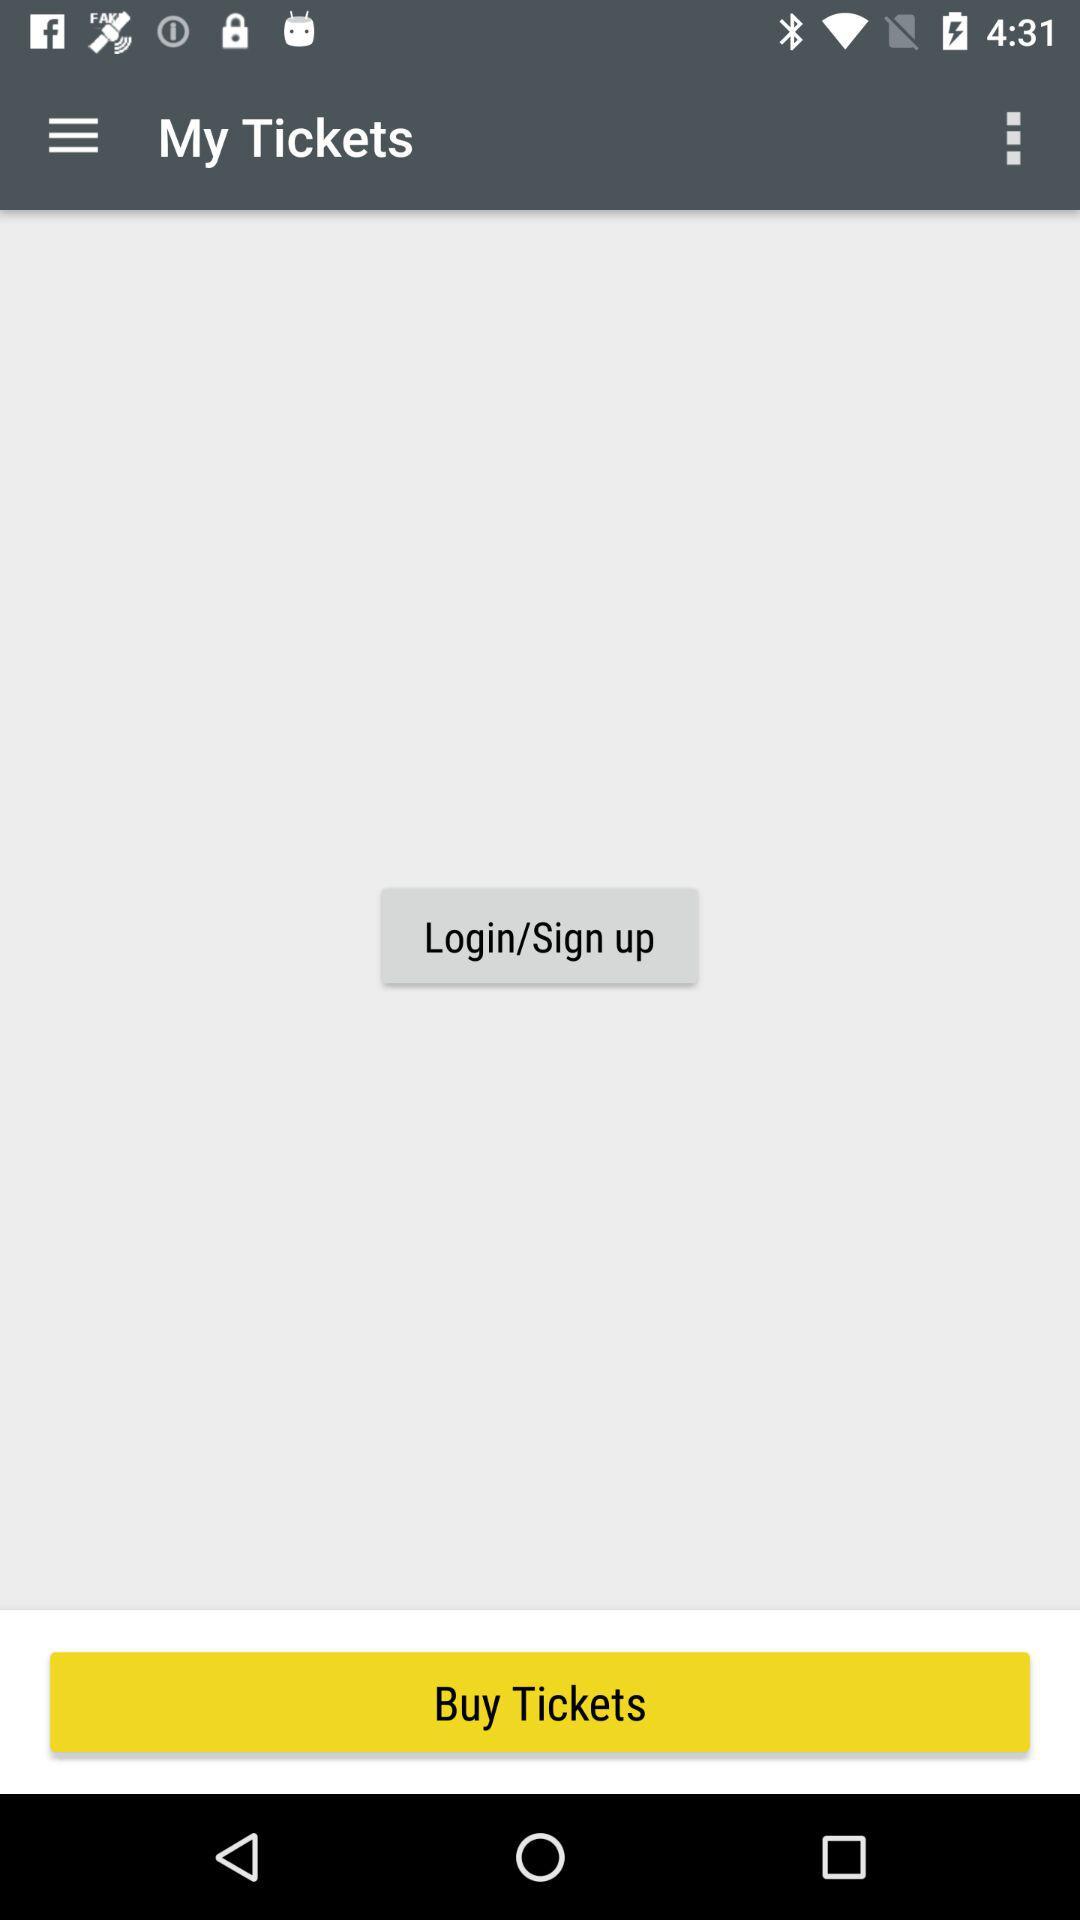 The height and width of the screenshot is (1920, 1080). I want to click on the login/sign up, so click(538, 935).